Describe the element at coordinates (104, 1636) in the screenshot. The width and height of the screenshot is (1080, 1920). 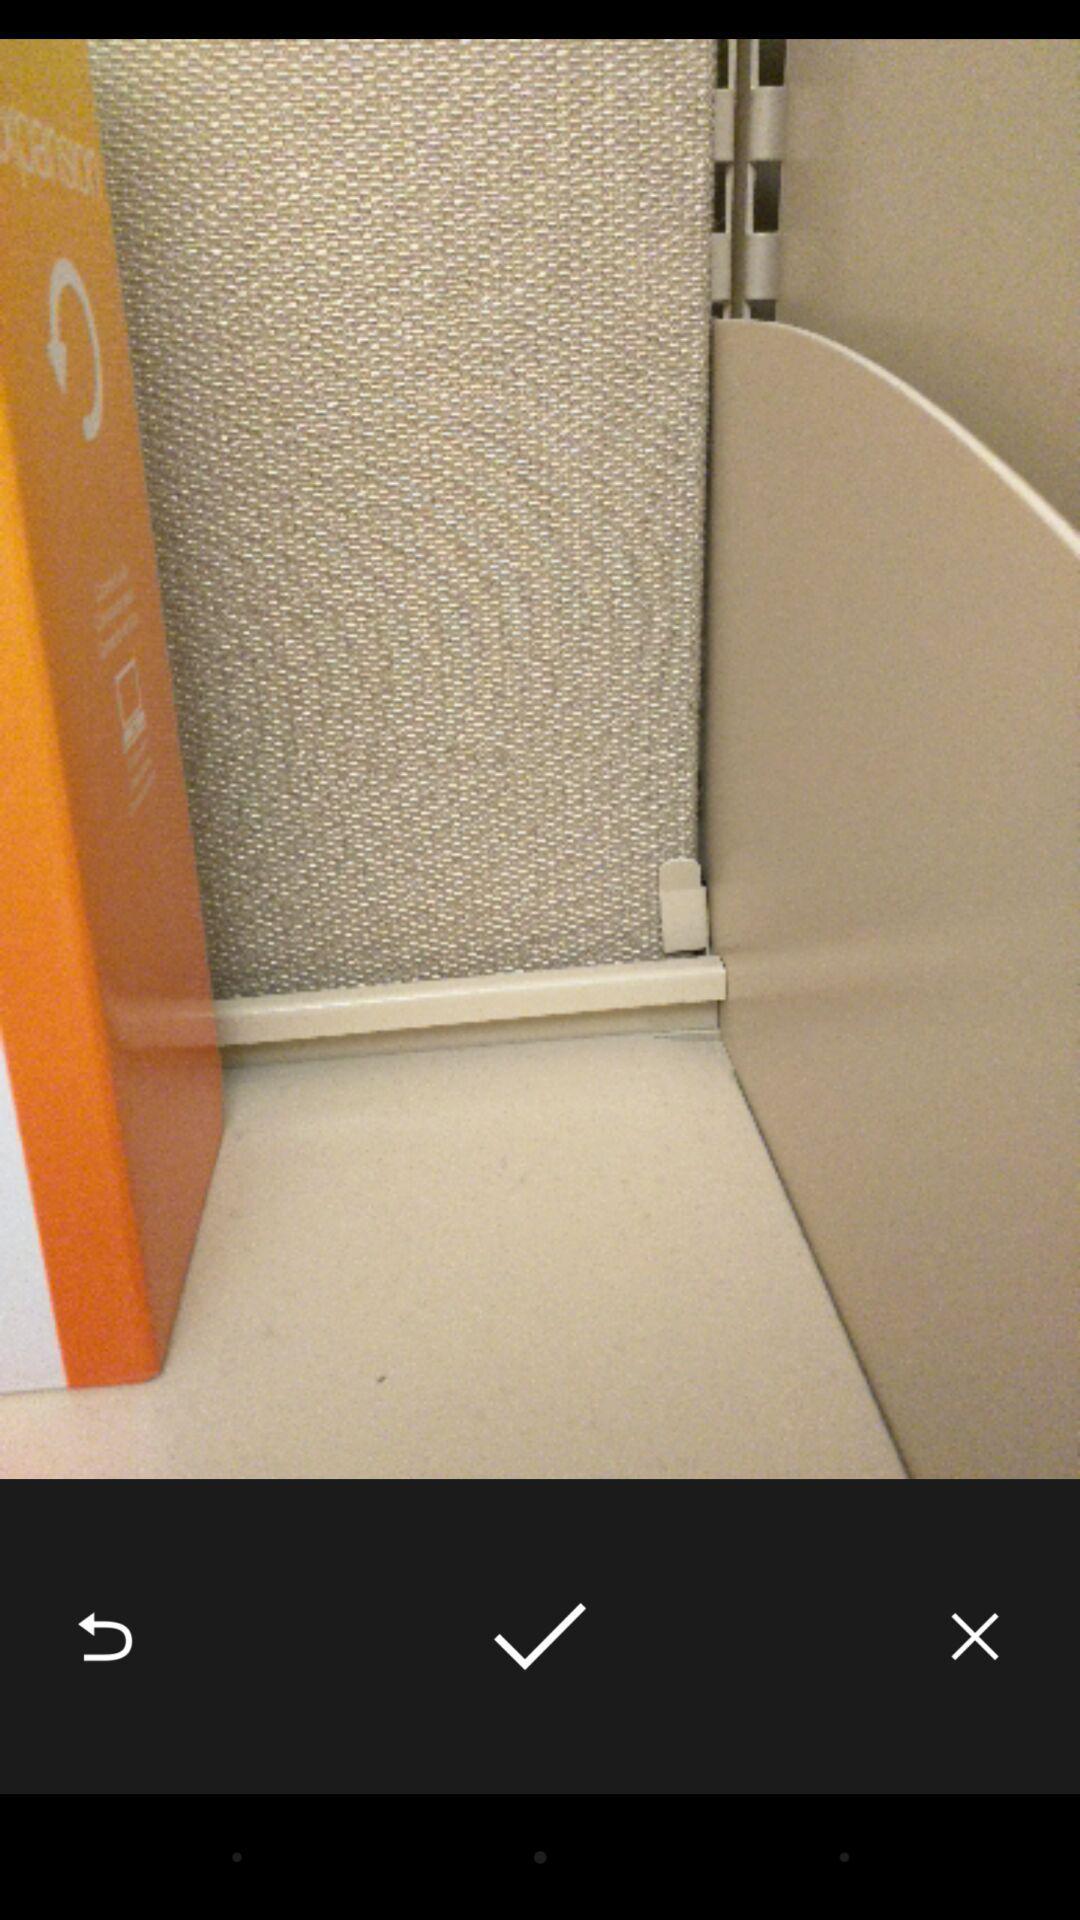
I see `the icon at the bottom left corner` at that location.